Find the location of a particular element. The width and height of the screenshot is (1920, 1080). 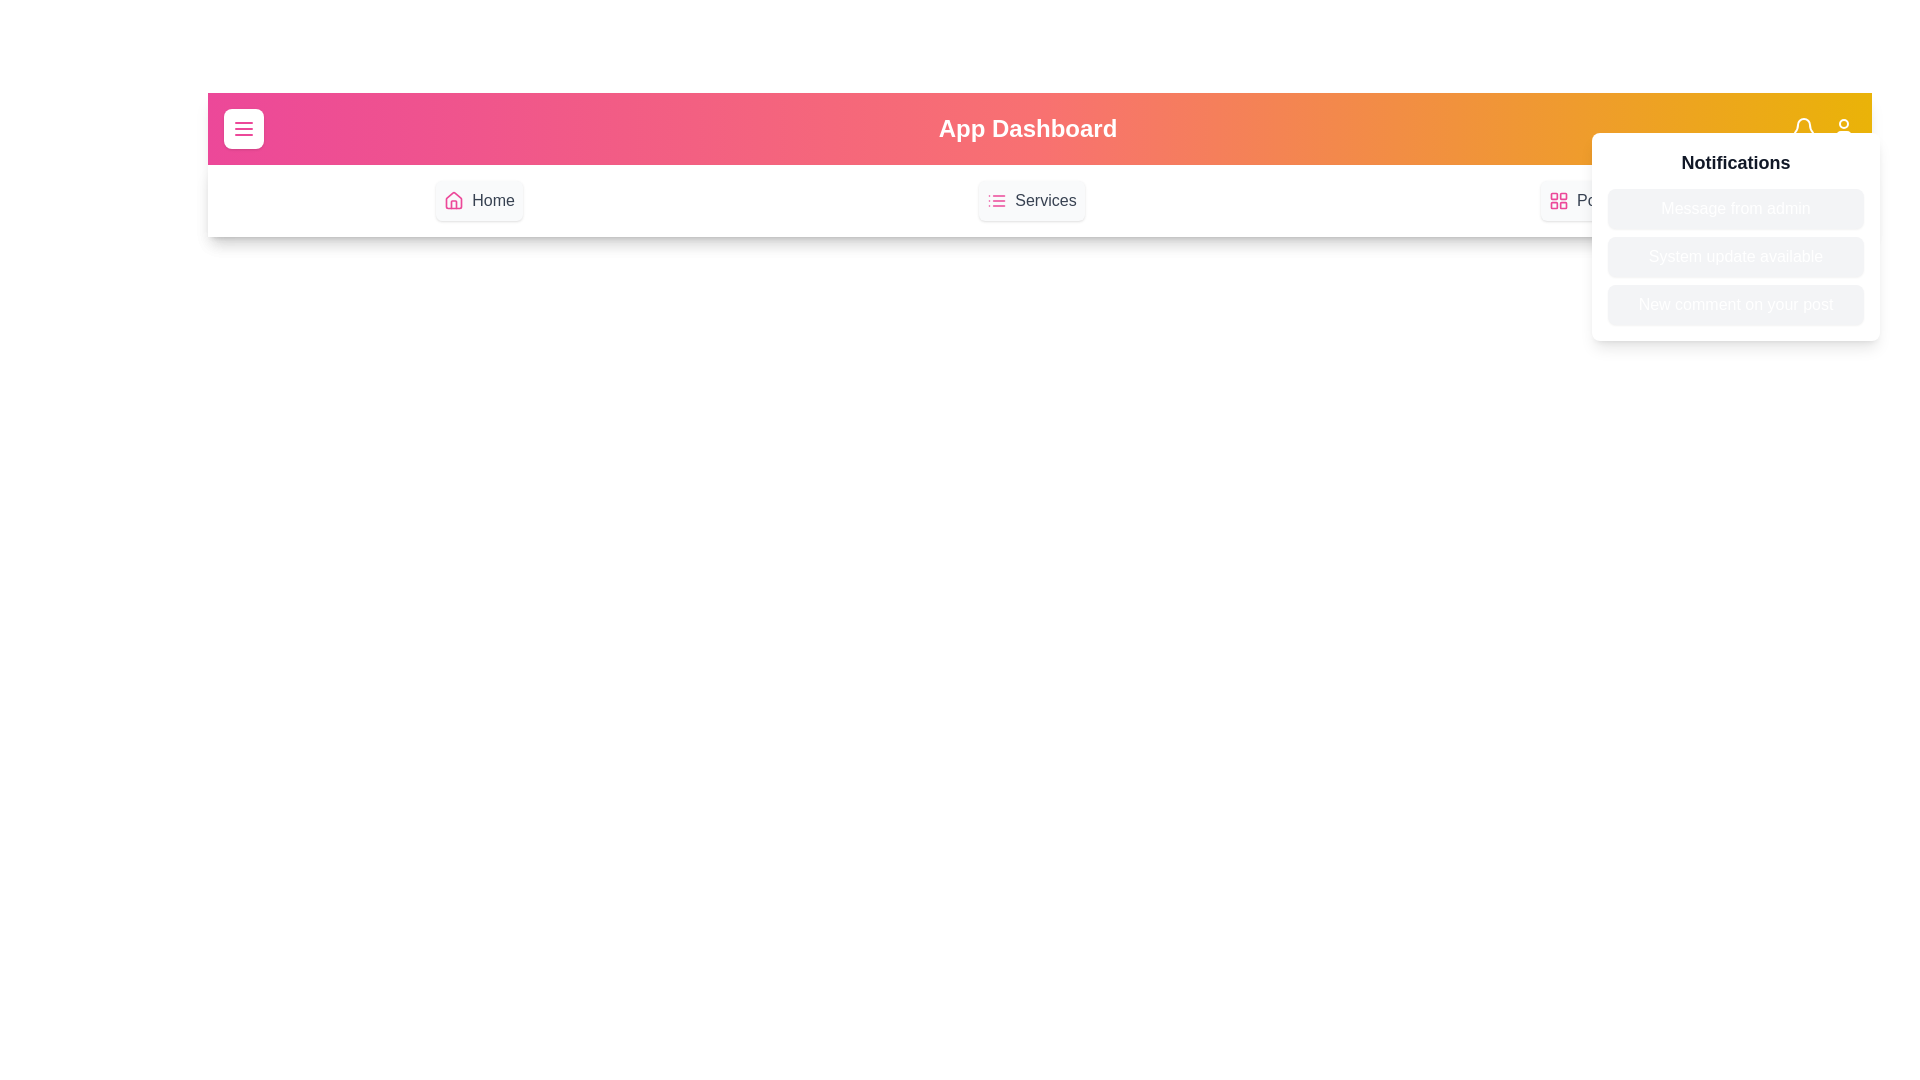

the navigation menu item Portfolio is located at coordinates (1591, 200).